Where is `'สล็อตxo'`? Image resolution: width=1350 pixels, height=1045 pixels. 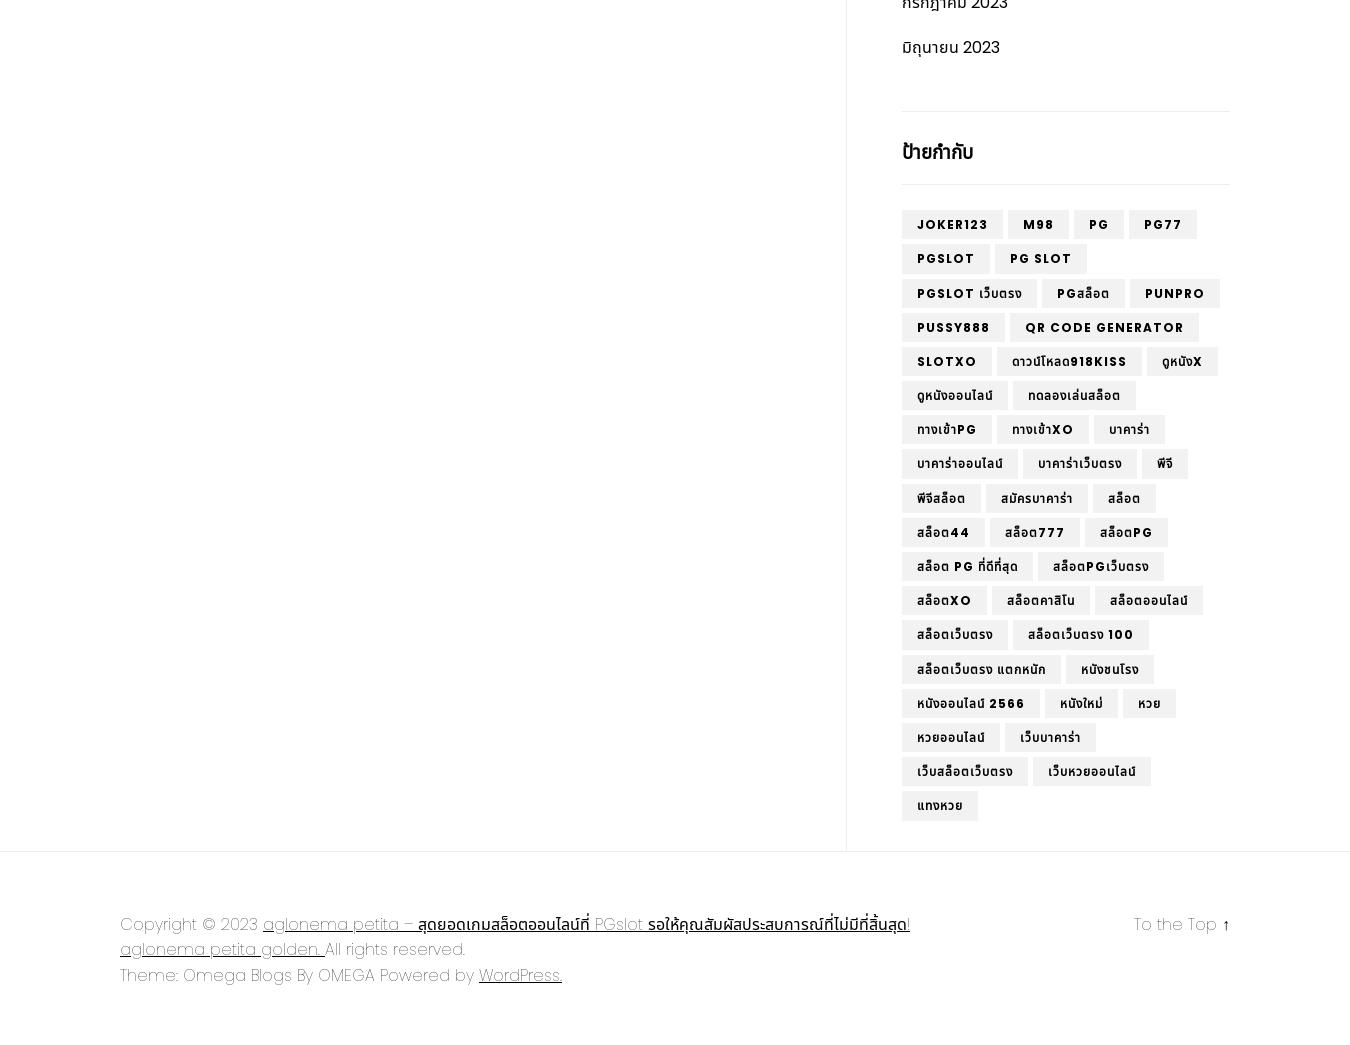
'สล็อตxo' is located at coordinates (943, 599).